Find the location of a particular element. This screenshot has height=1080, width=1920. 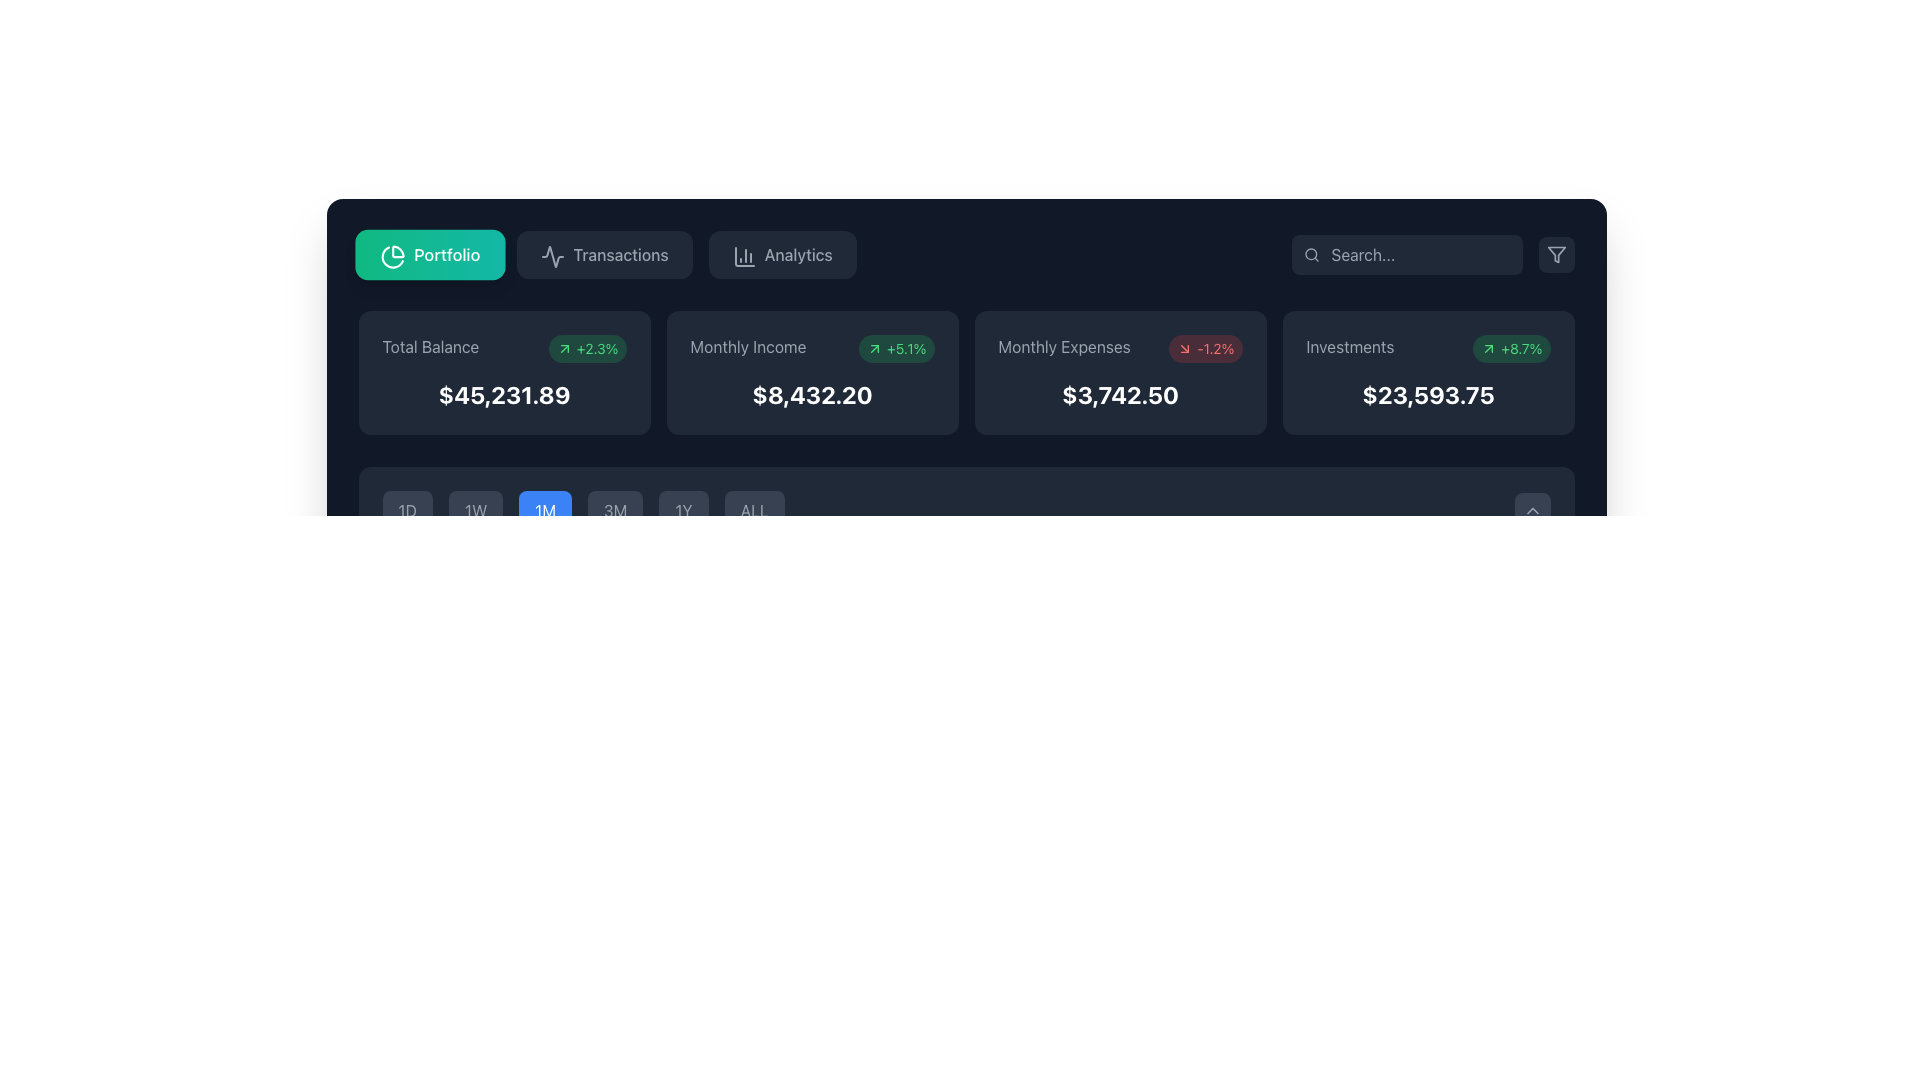

the '1 Month' button, which is the third button in a group of six buttons labeled '1D', '1W', '1M', '3M', '1Y', and 'ALL' is located at coordinates (545, 509).